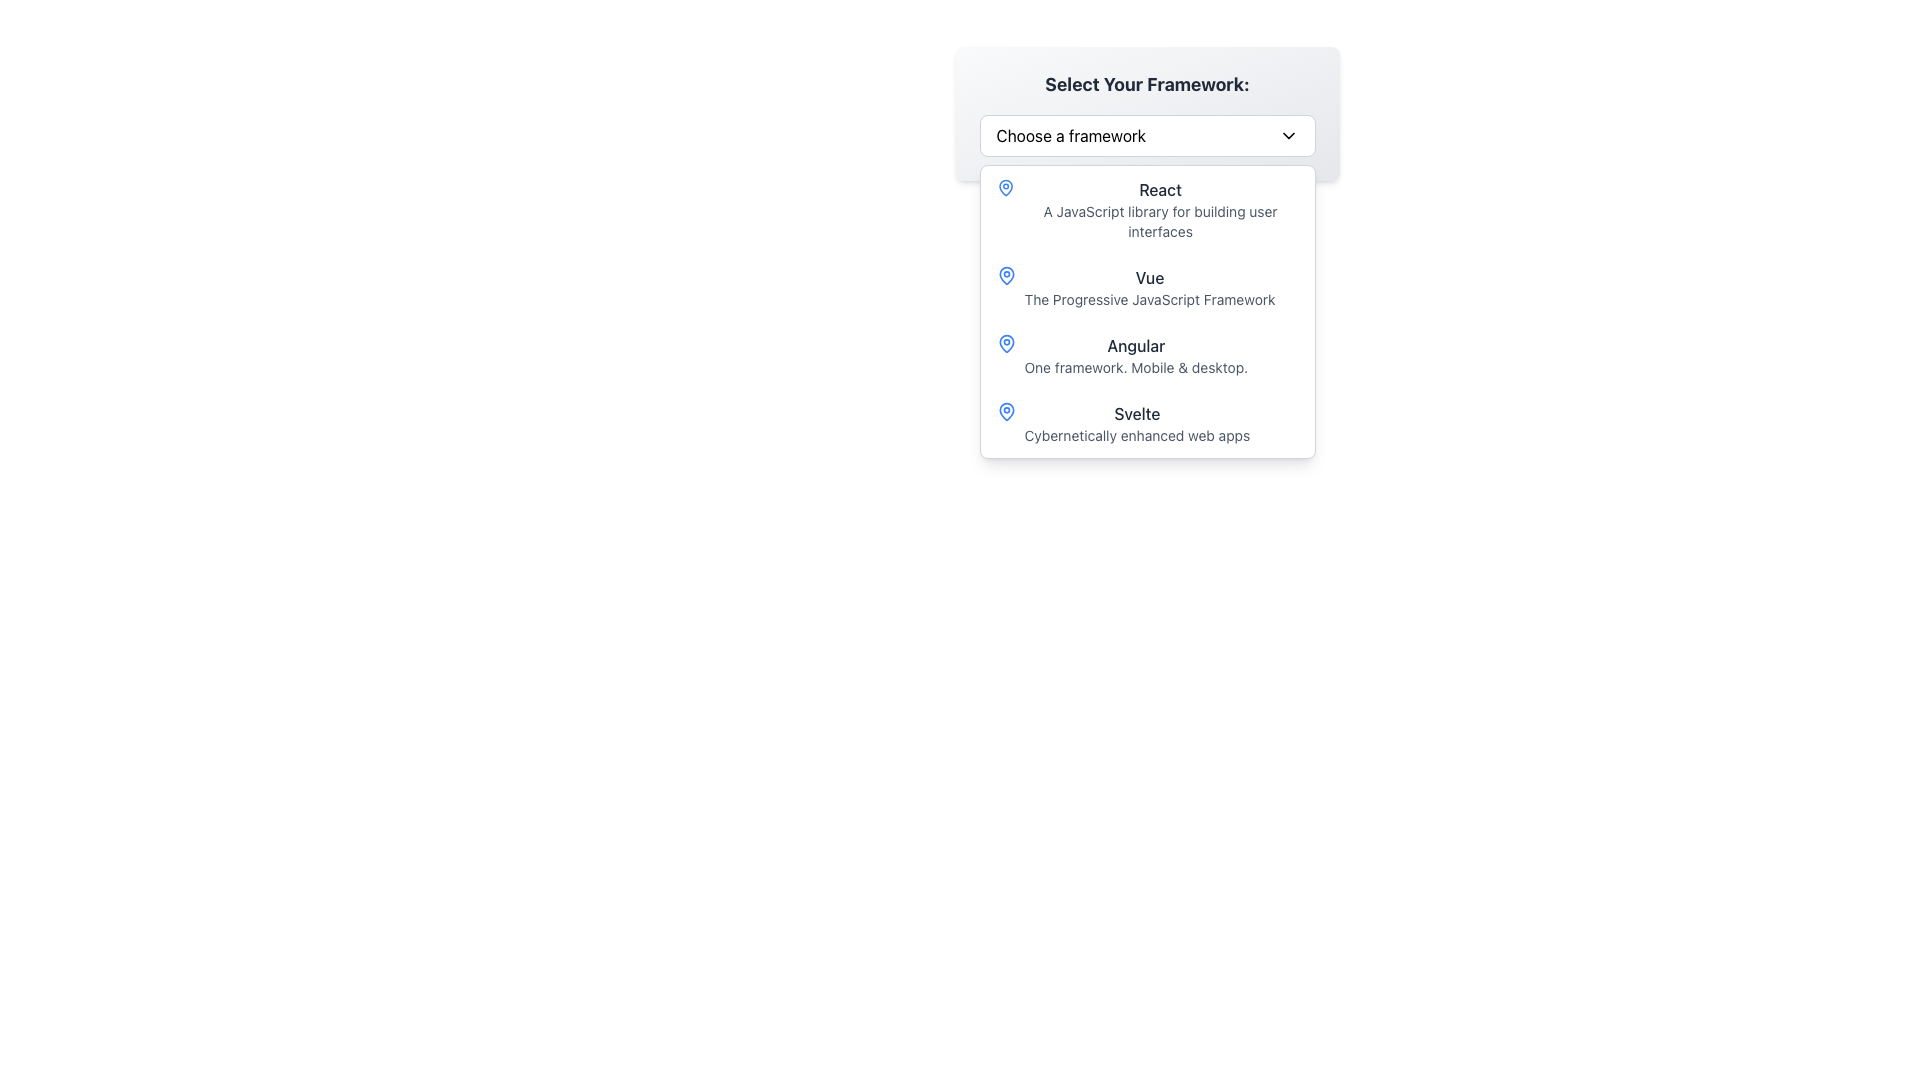  What do you see at coordinates (1147, 288) in the screenshot?
I see `the second list item in the dropdown menu, which is positioned between 'React' and 'Angular'` at bounding box center [1147, 288].